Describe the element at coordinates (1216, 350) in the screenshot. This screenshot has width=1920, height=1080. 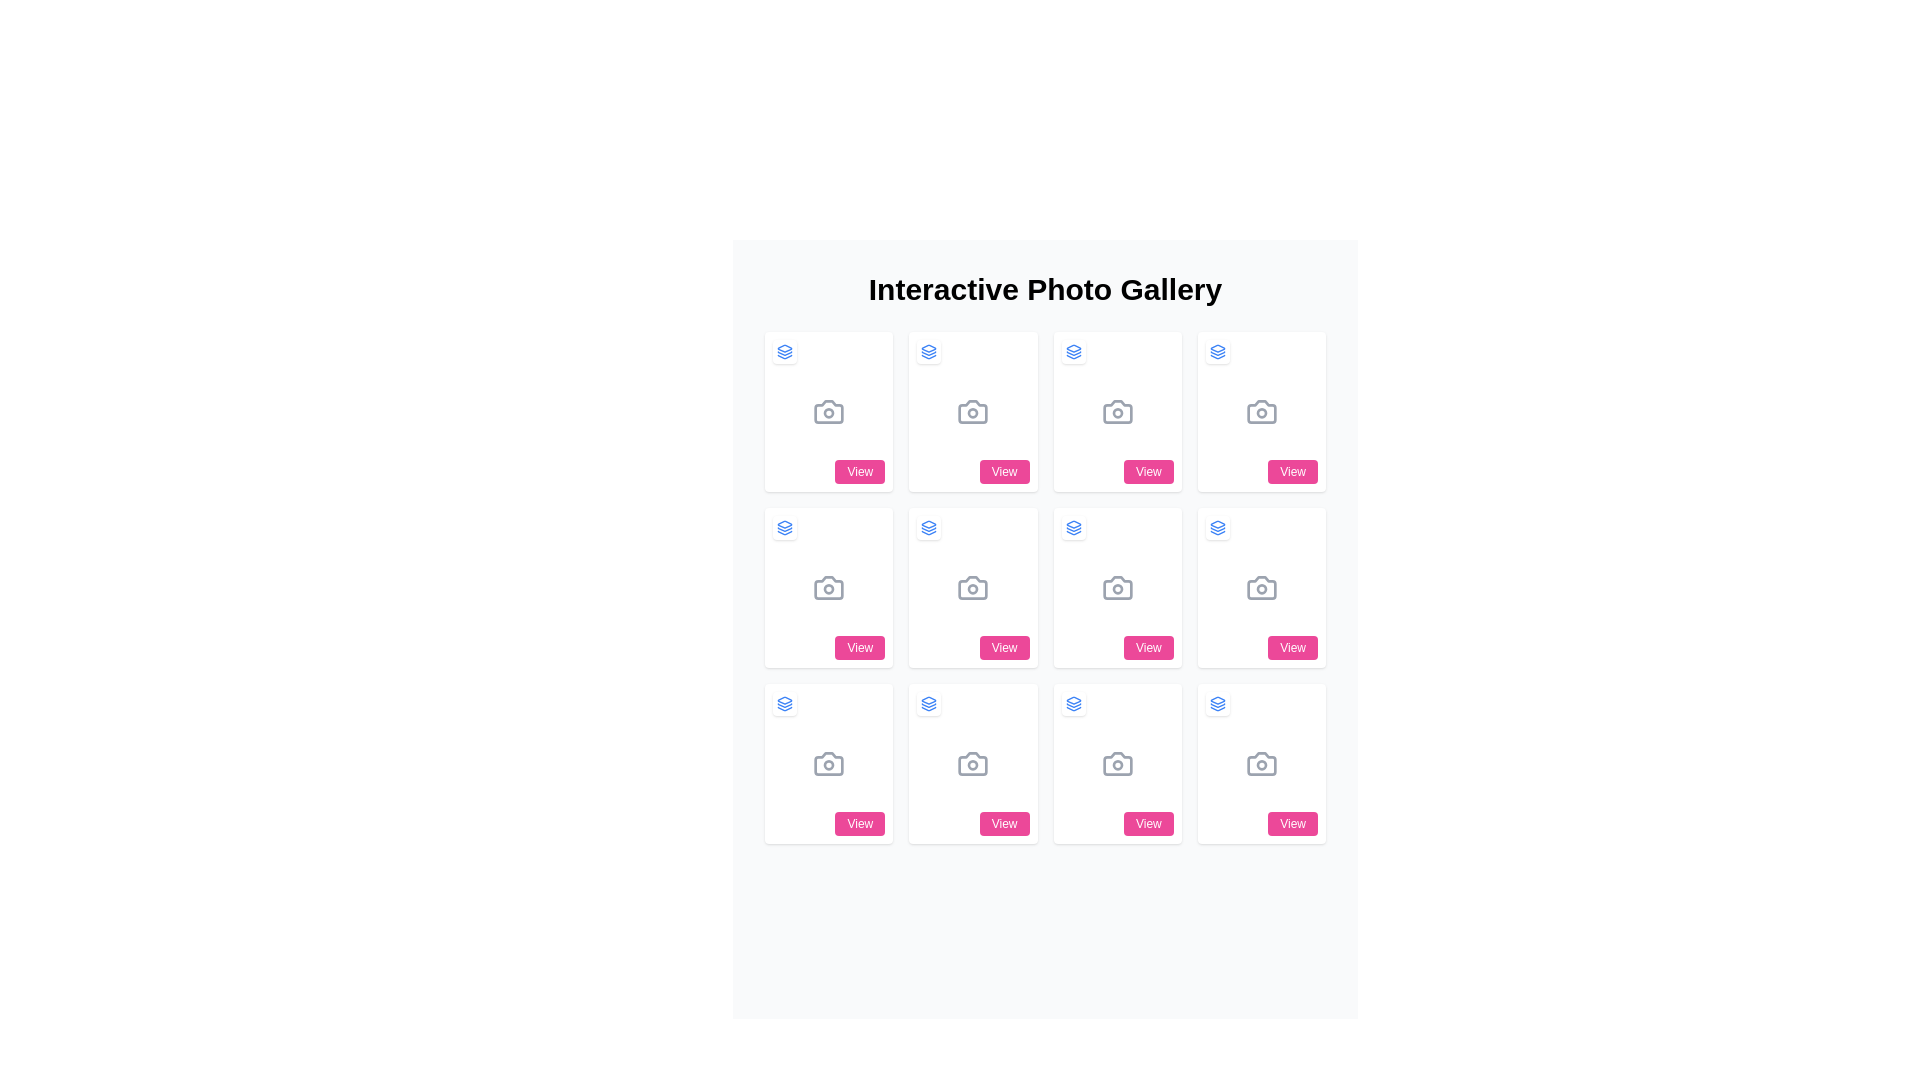
I see `the layer icon located in the top row and fourth column of the grid layout, which serves as an identifier or label` at that location.